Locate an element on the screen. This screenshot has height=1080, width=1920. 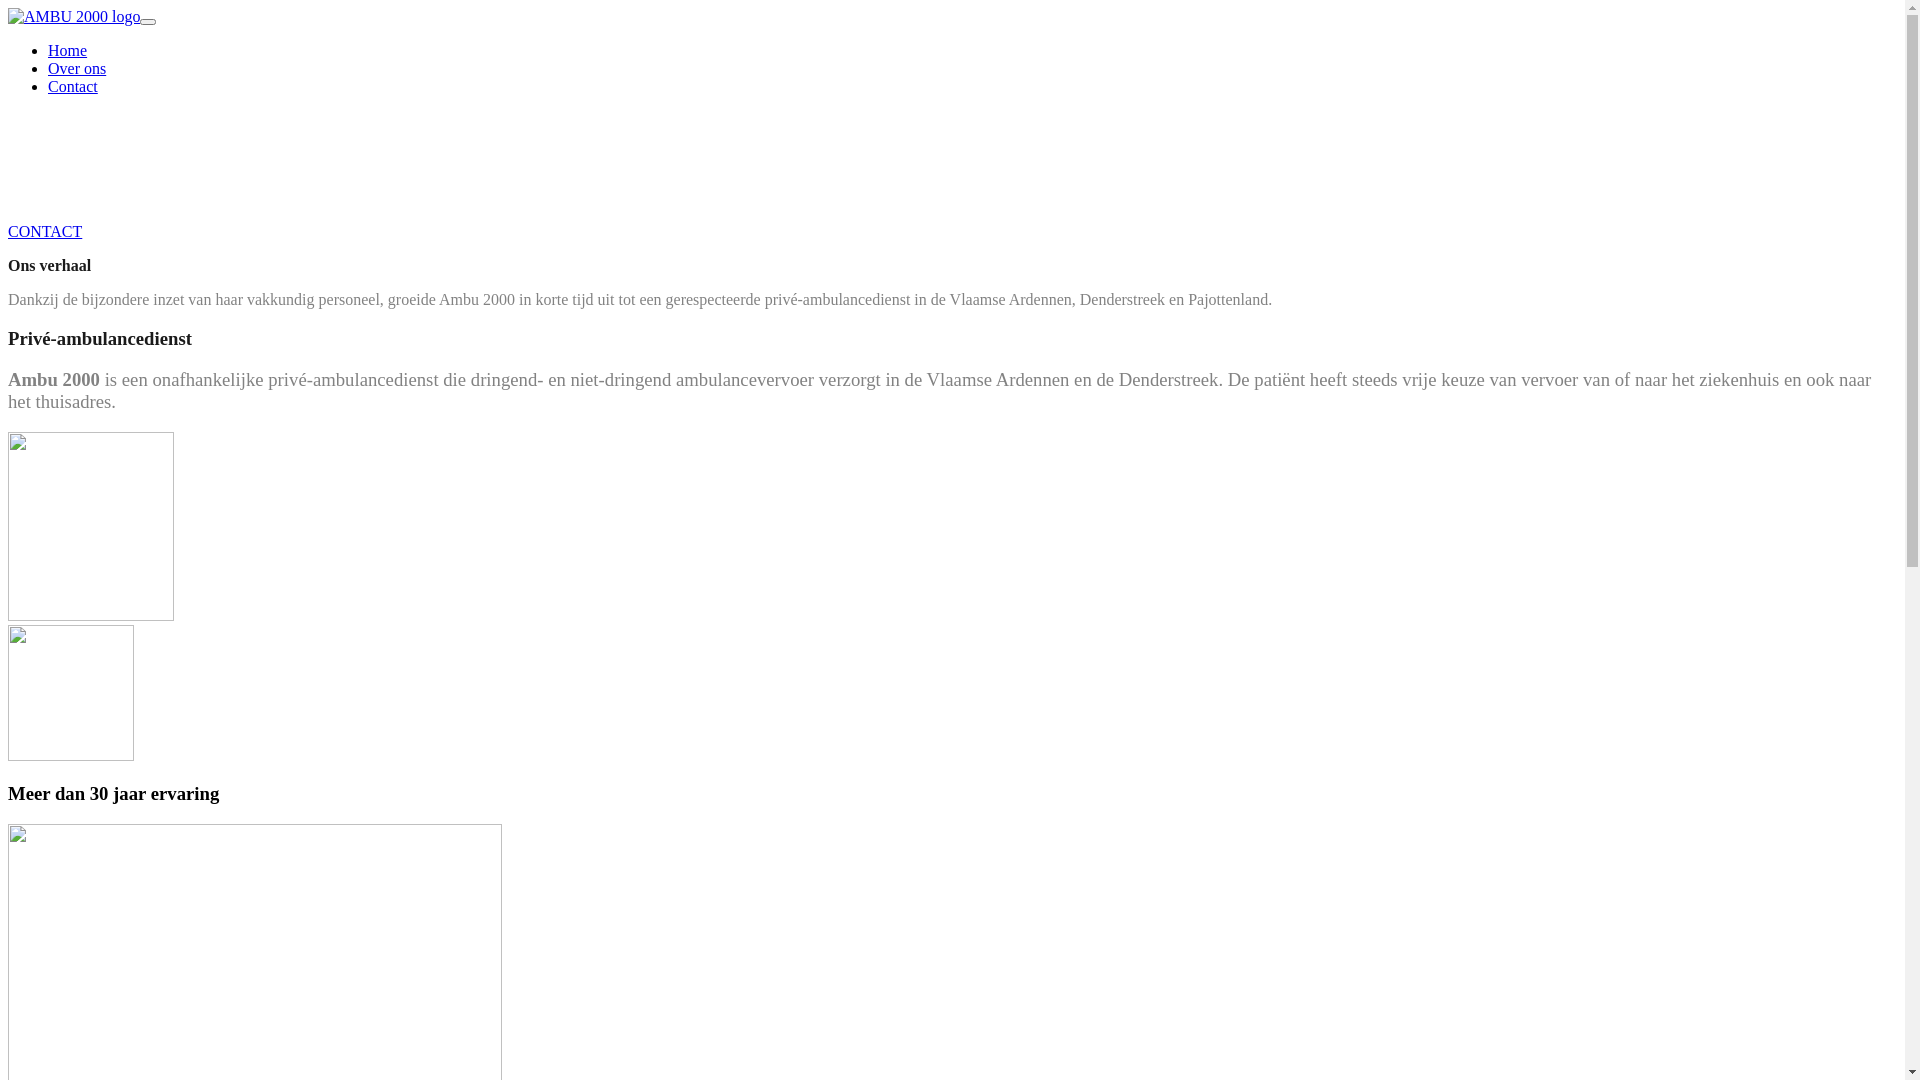
'Menu' is located at coordinates (147, 22).